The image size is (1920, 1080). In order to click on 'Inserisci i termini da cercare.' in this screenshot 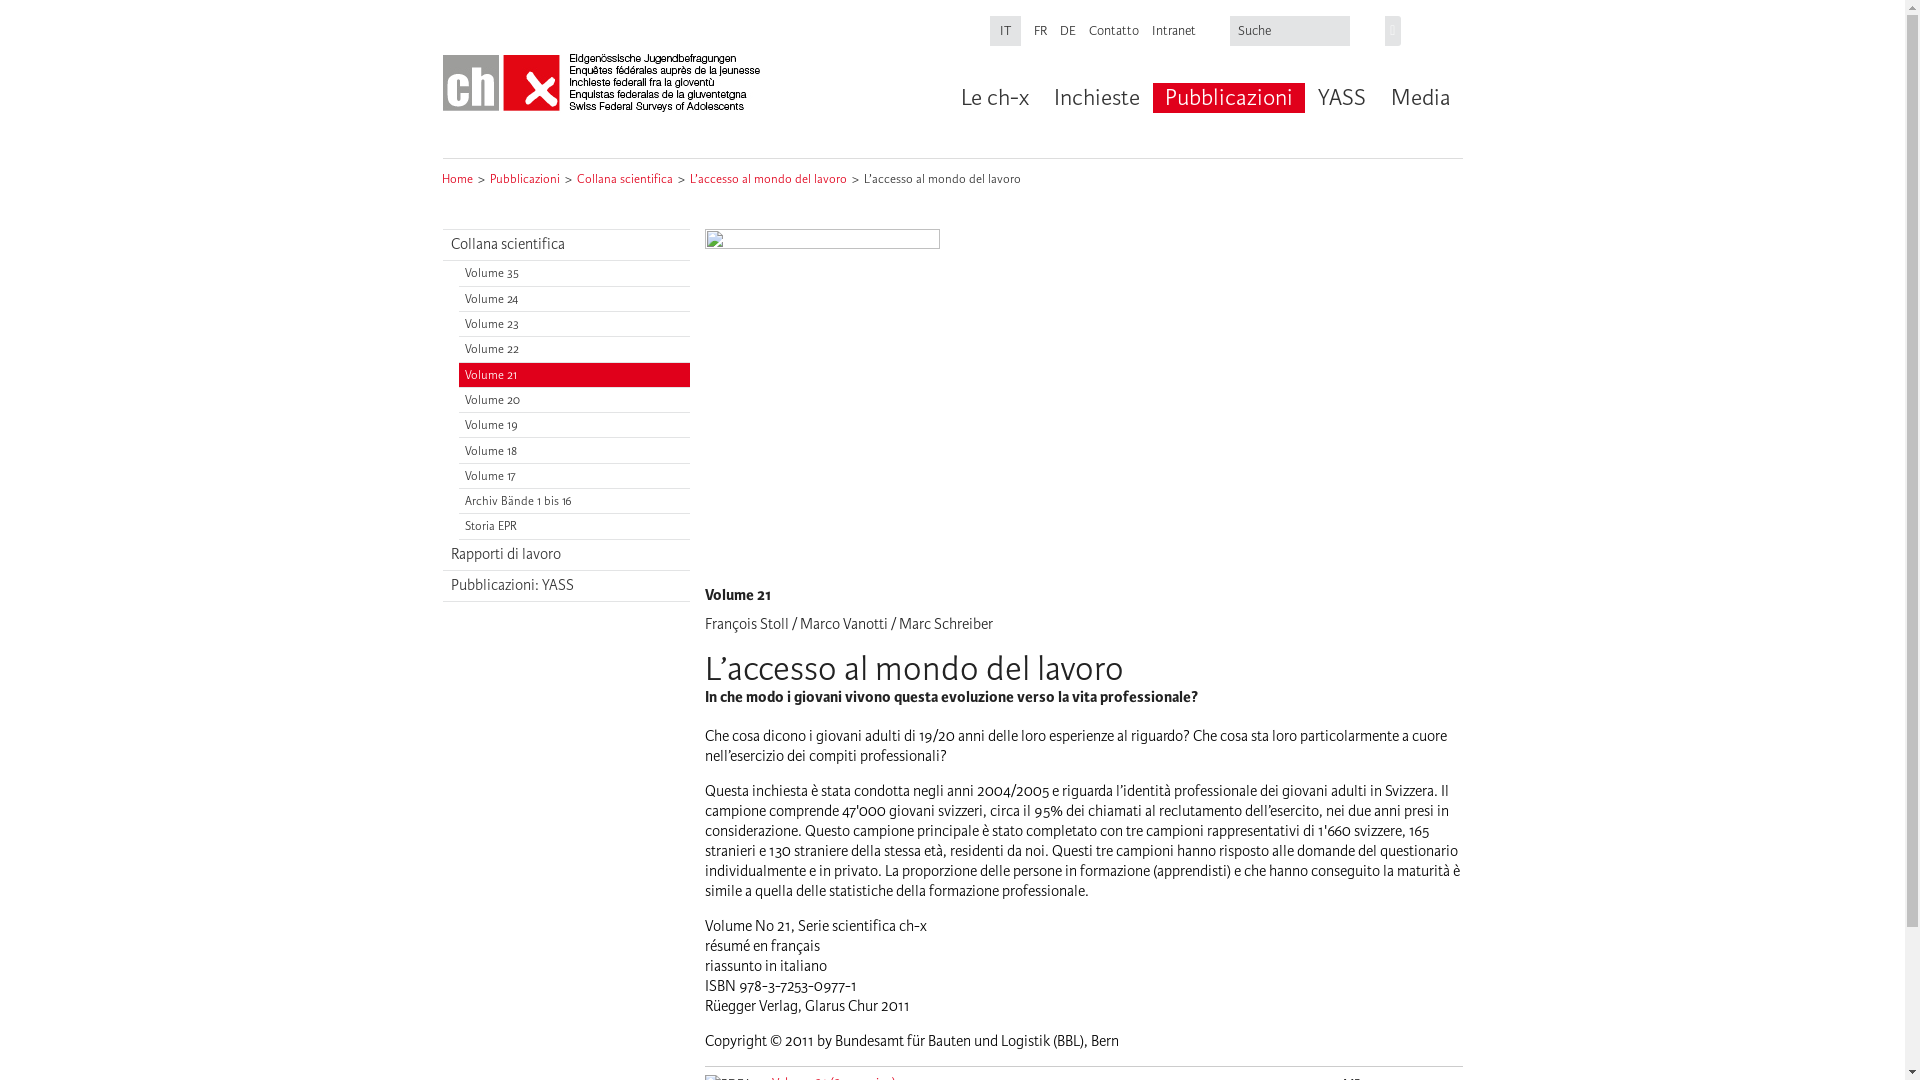, I will do `click(1228, 30)`.